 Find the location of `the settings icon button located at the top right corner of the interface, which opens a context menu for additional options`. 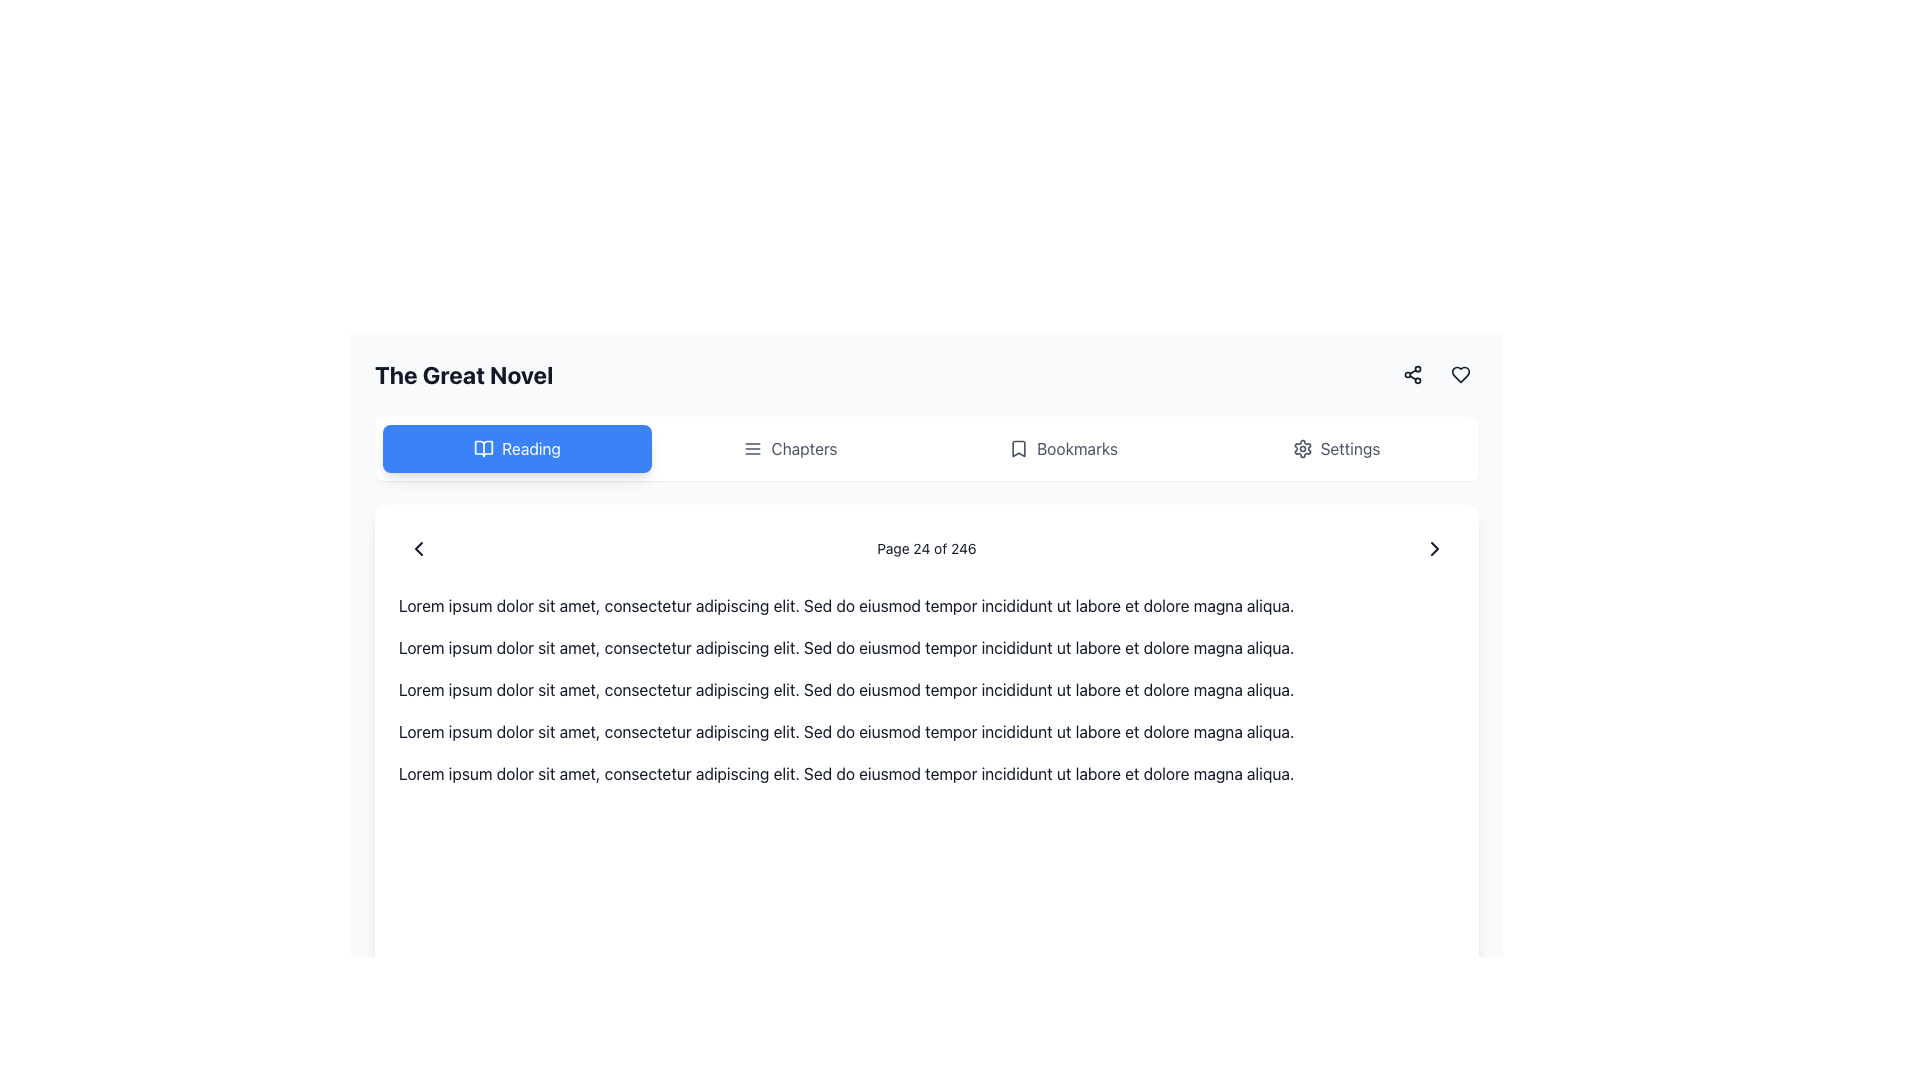

the settings icon button located at the top right corner of the interface, which opens a context menu for additional options is located at coordinates (1302, 447).